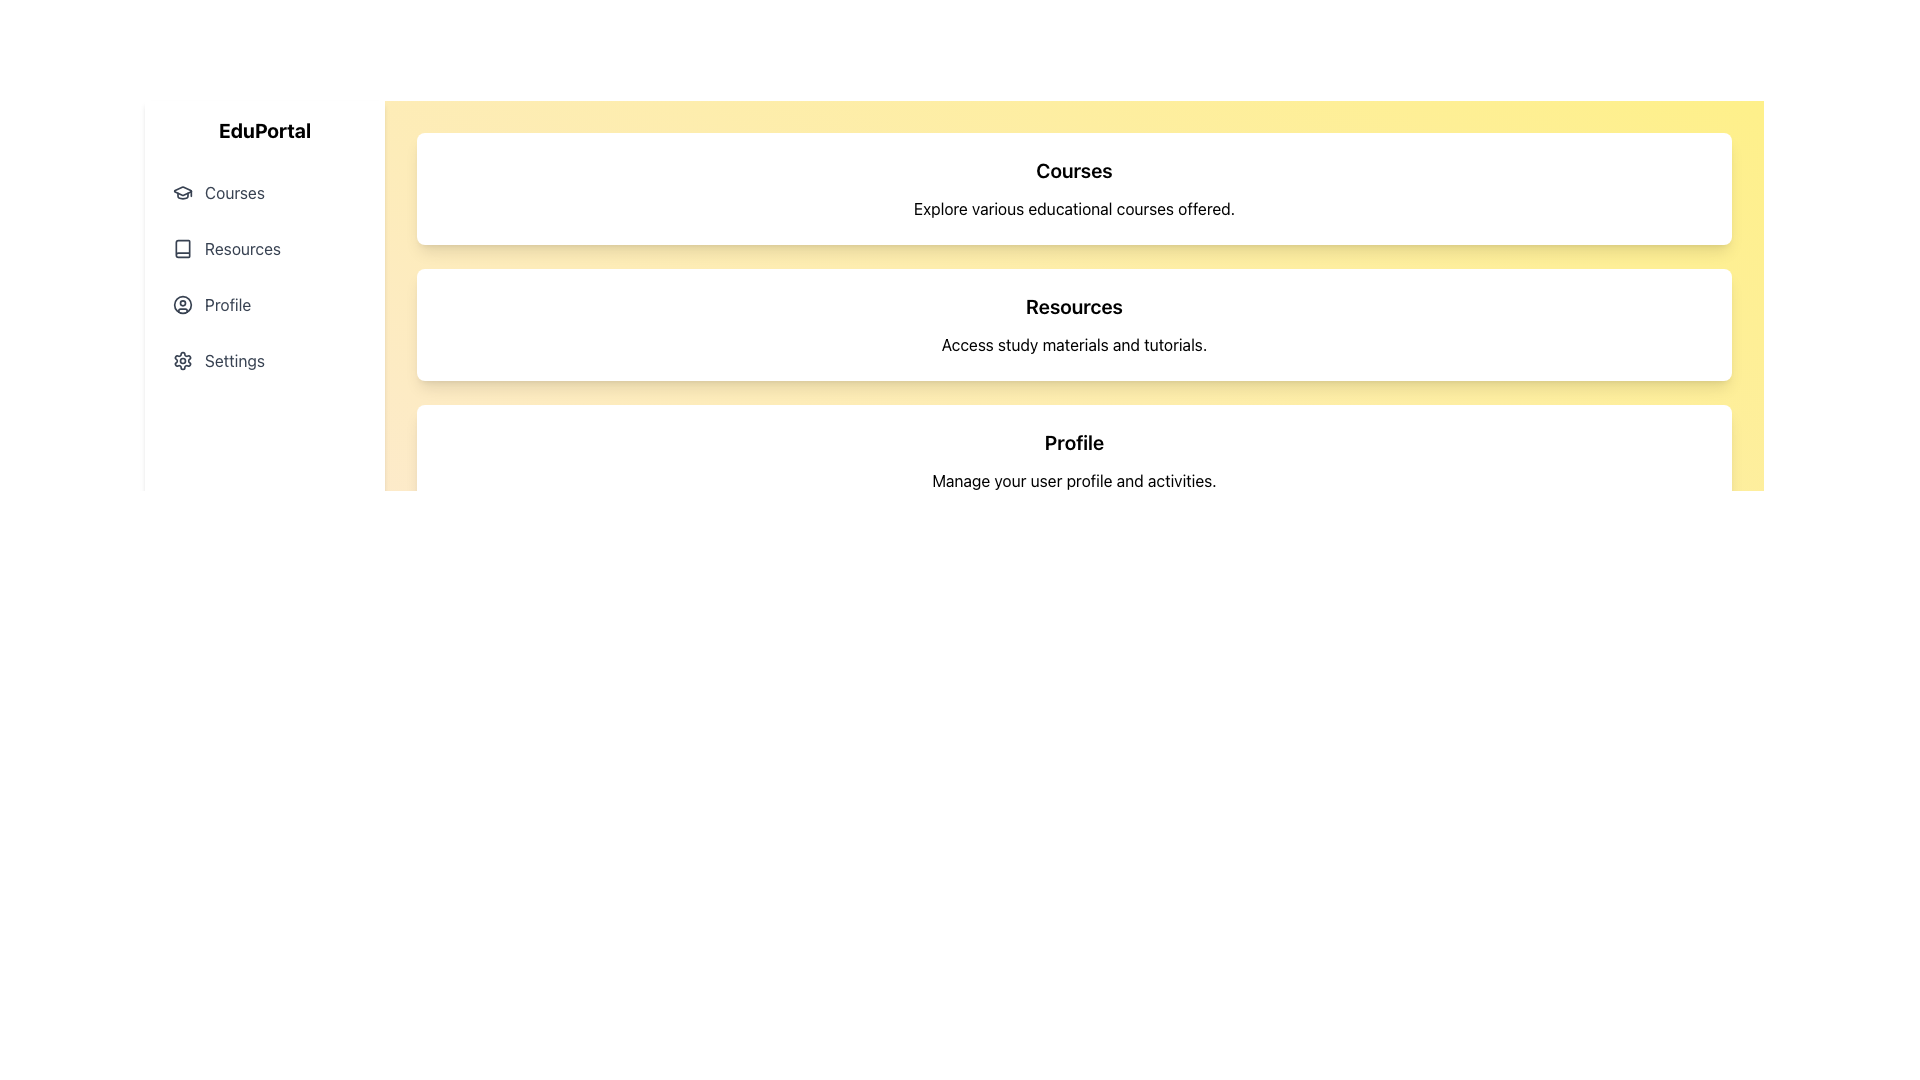 This screenshot has height=1080, width=1920. Describe the element at coordinates (1073, 481) in the screenshot. I see `the descriptive text element that provides information about the 'Profile' section, located directly below the 'Profile' heading` at that location.